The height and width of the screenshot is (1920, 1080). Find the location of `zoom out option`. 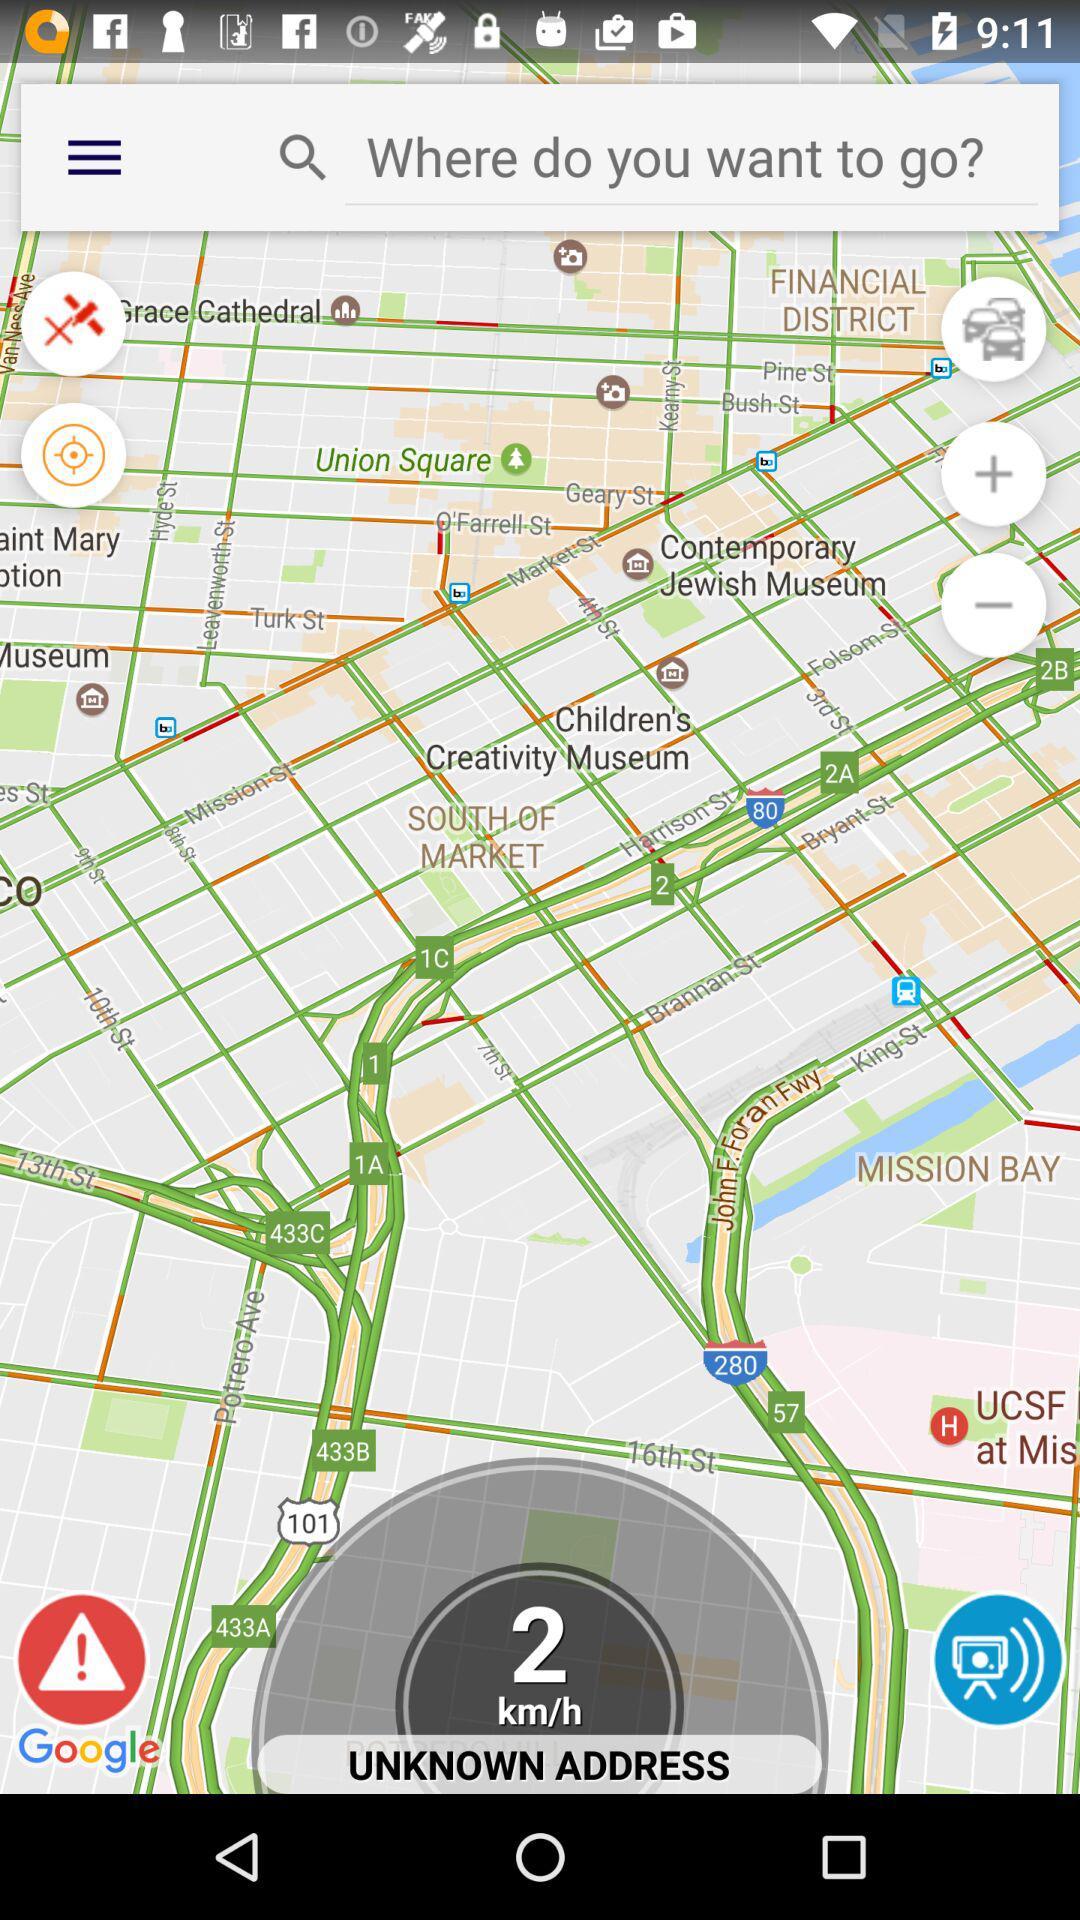

zoom out option is located at coordinates (993, 604).